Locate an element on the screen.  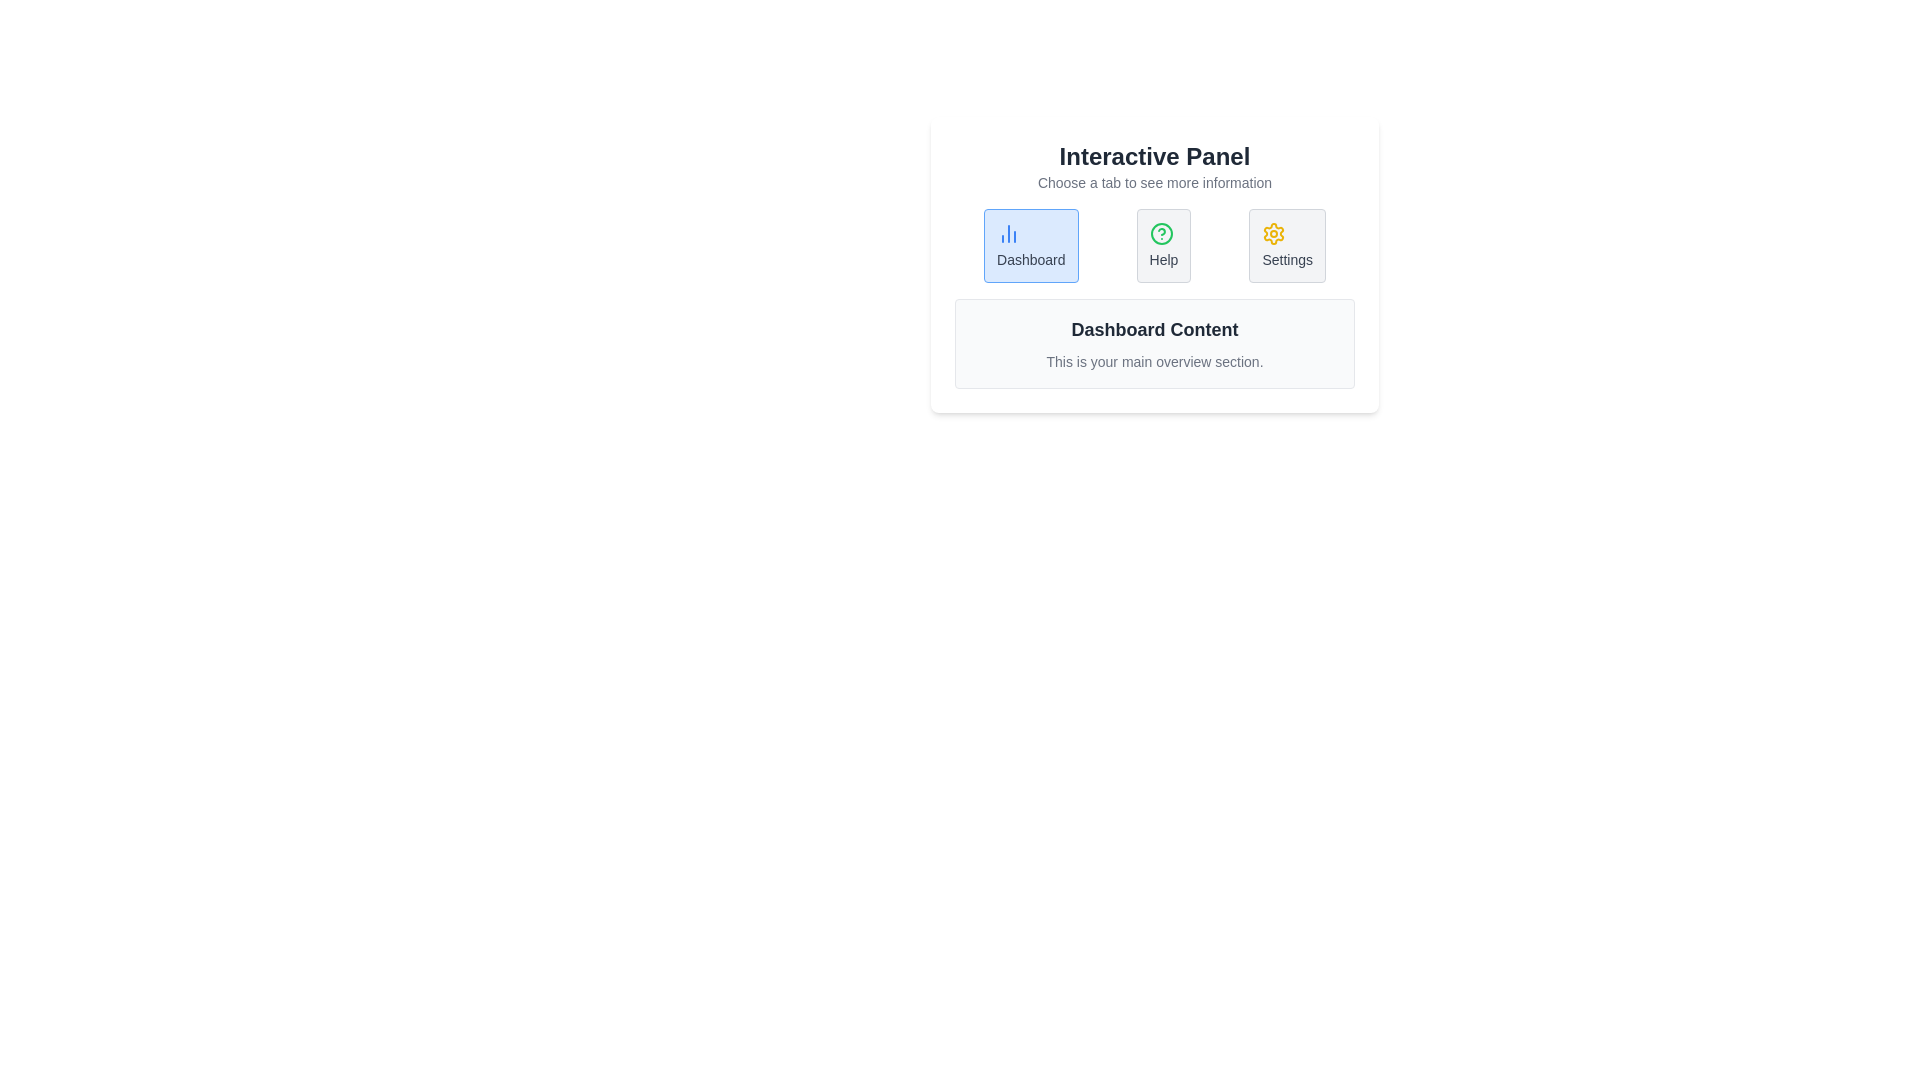
the Static text label reading 'This is your main overview section.' located below the heading 'Dashboard Content' is located at coordinates (1155, 362).